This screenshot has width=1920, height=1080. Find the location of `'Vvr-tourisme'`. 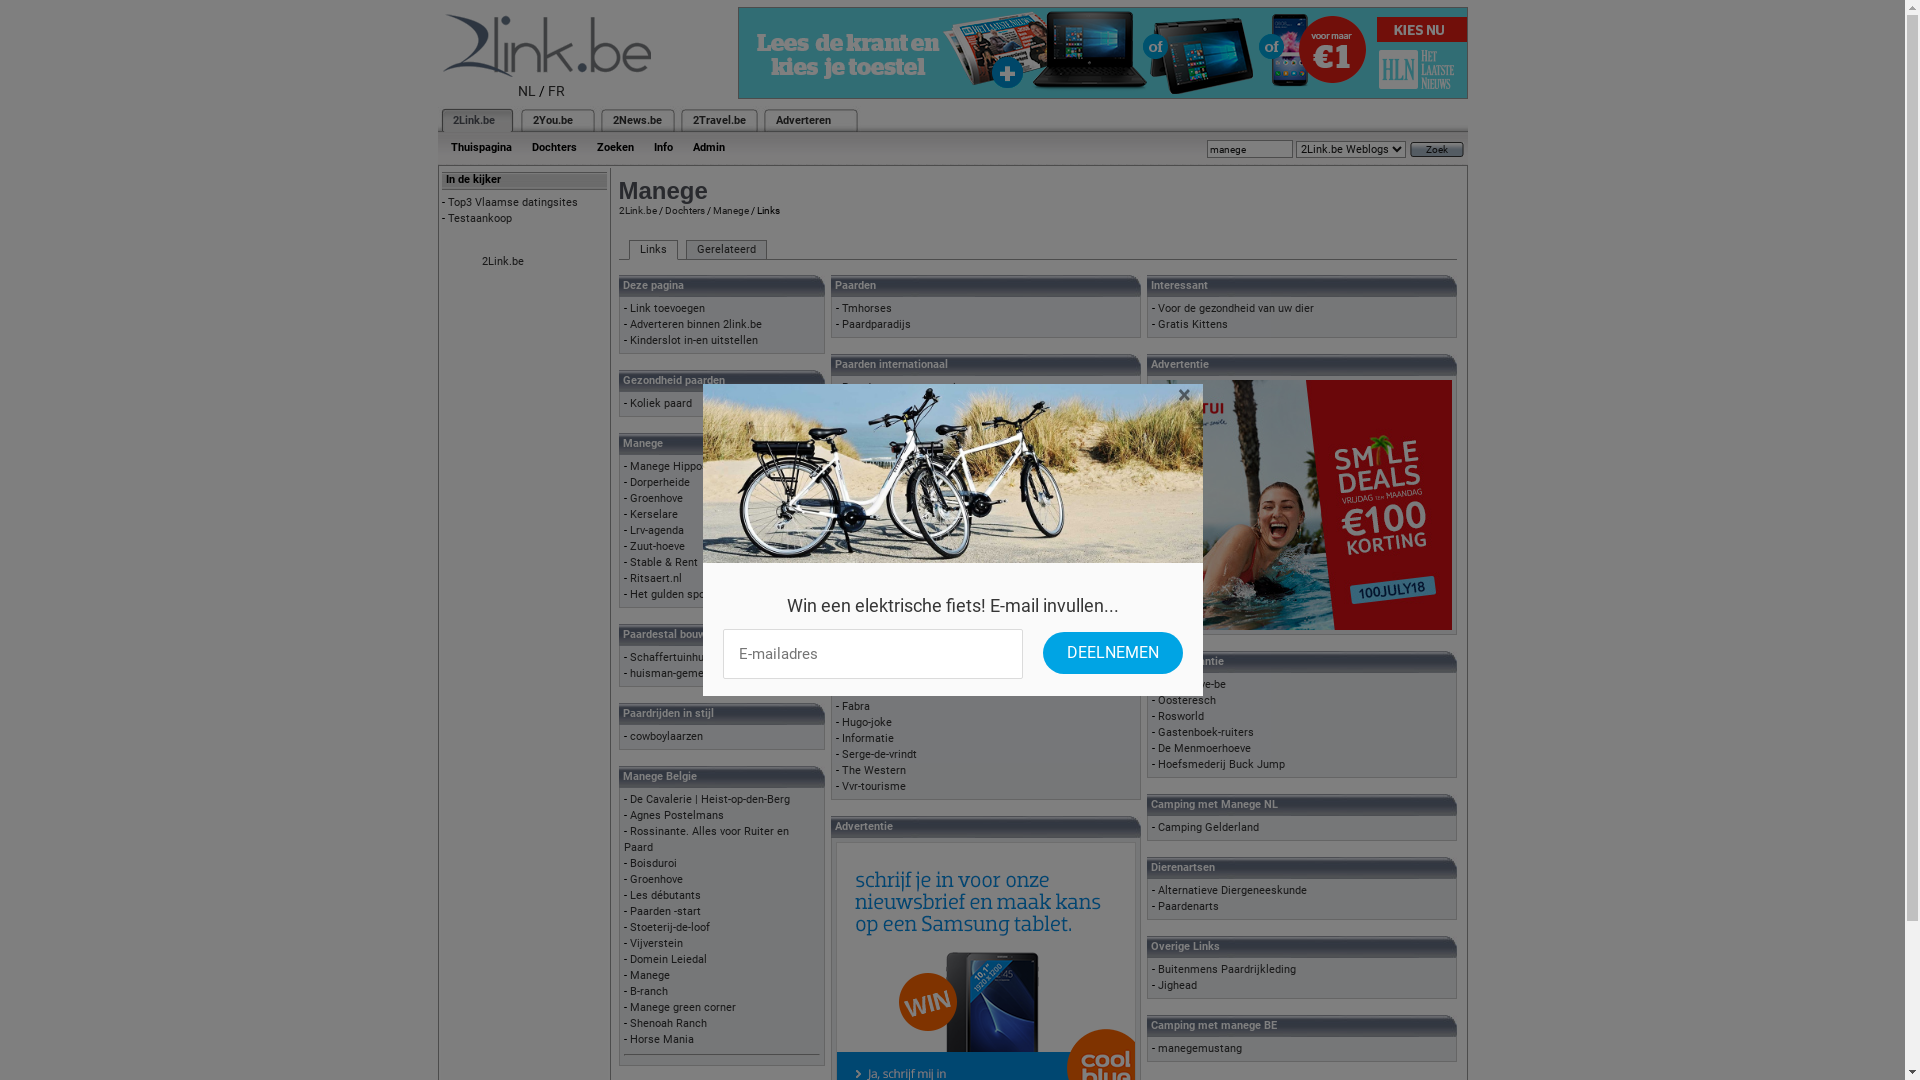

'Vvr-tourisme' is located at coordinates (873, 785).